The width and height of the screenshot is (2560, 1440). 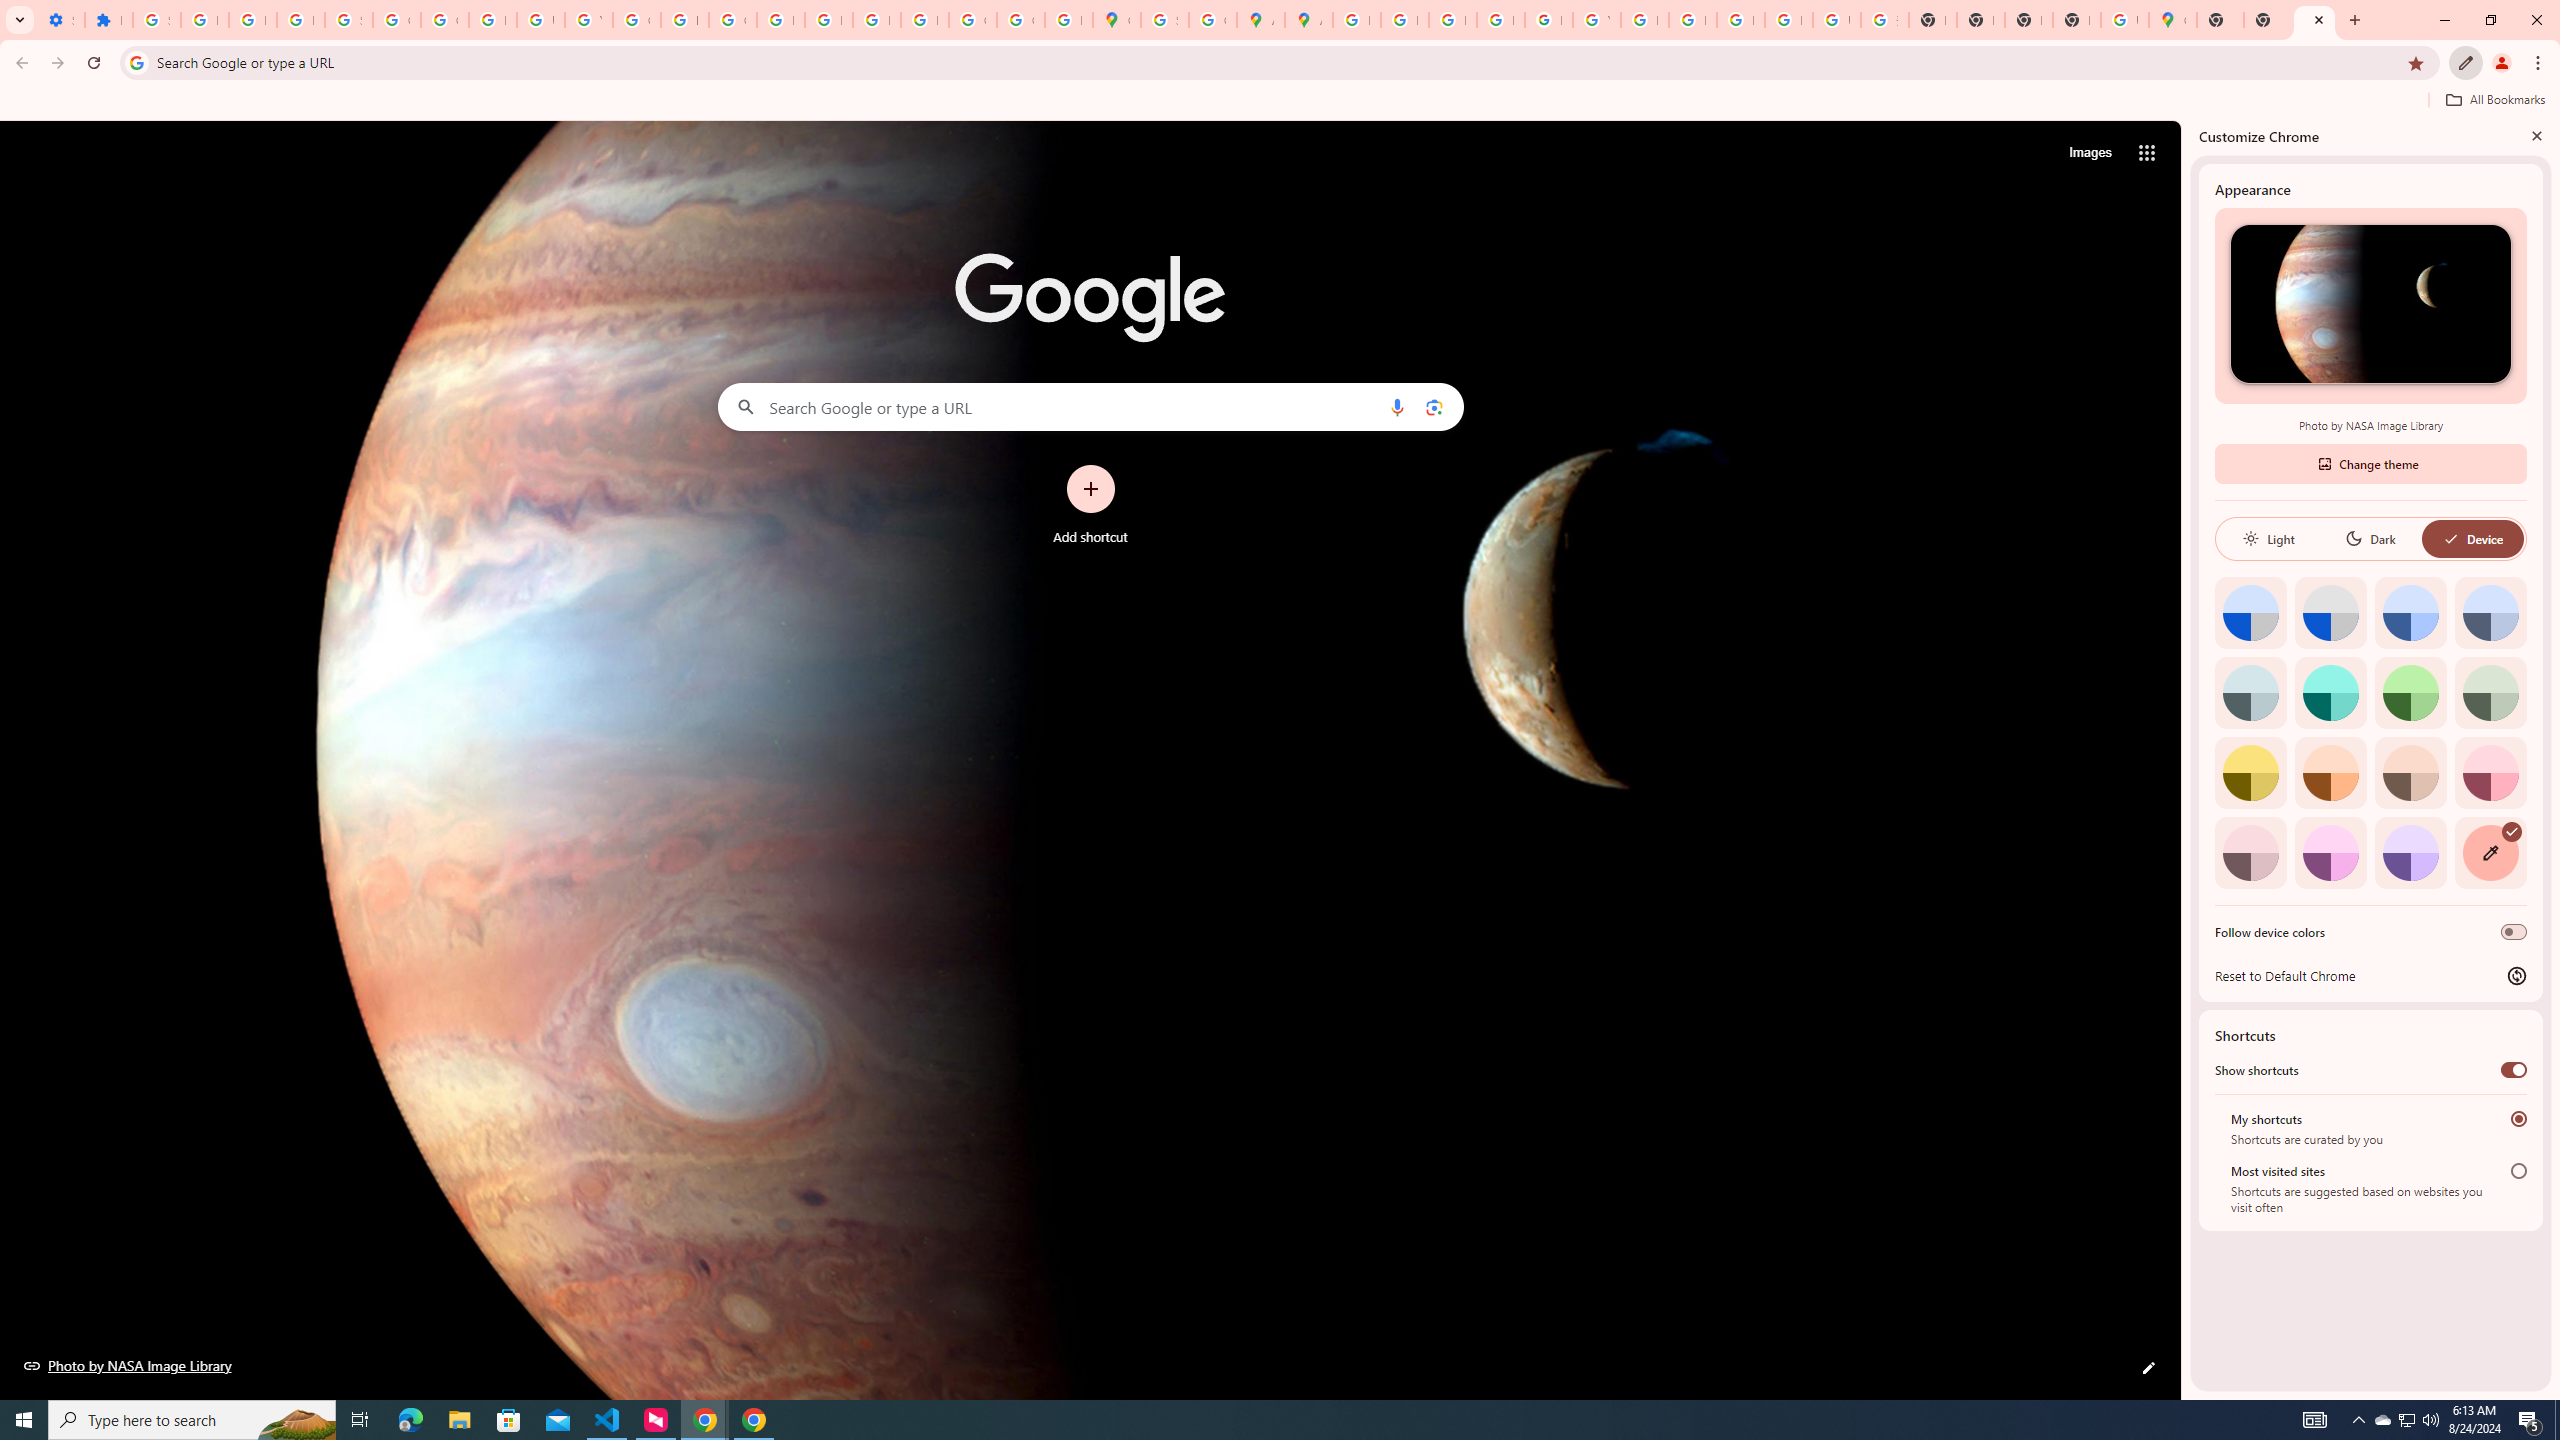 What do you see at coordinates (1212, 19) in the screenshot?
I see `'Create your Google Account'` at bounding box center [1212, 19].